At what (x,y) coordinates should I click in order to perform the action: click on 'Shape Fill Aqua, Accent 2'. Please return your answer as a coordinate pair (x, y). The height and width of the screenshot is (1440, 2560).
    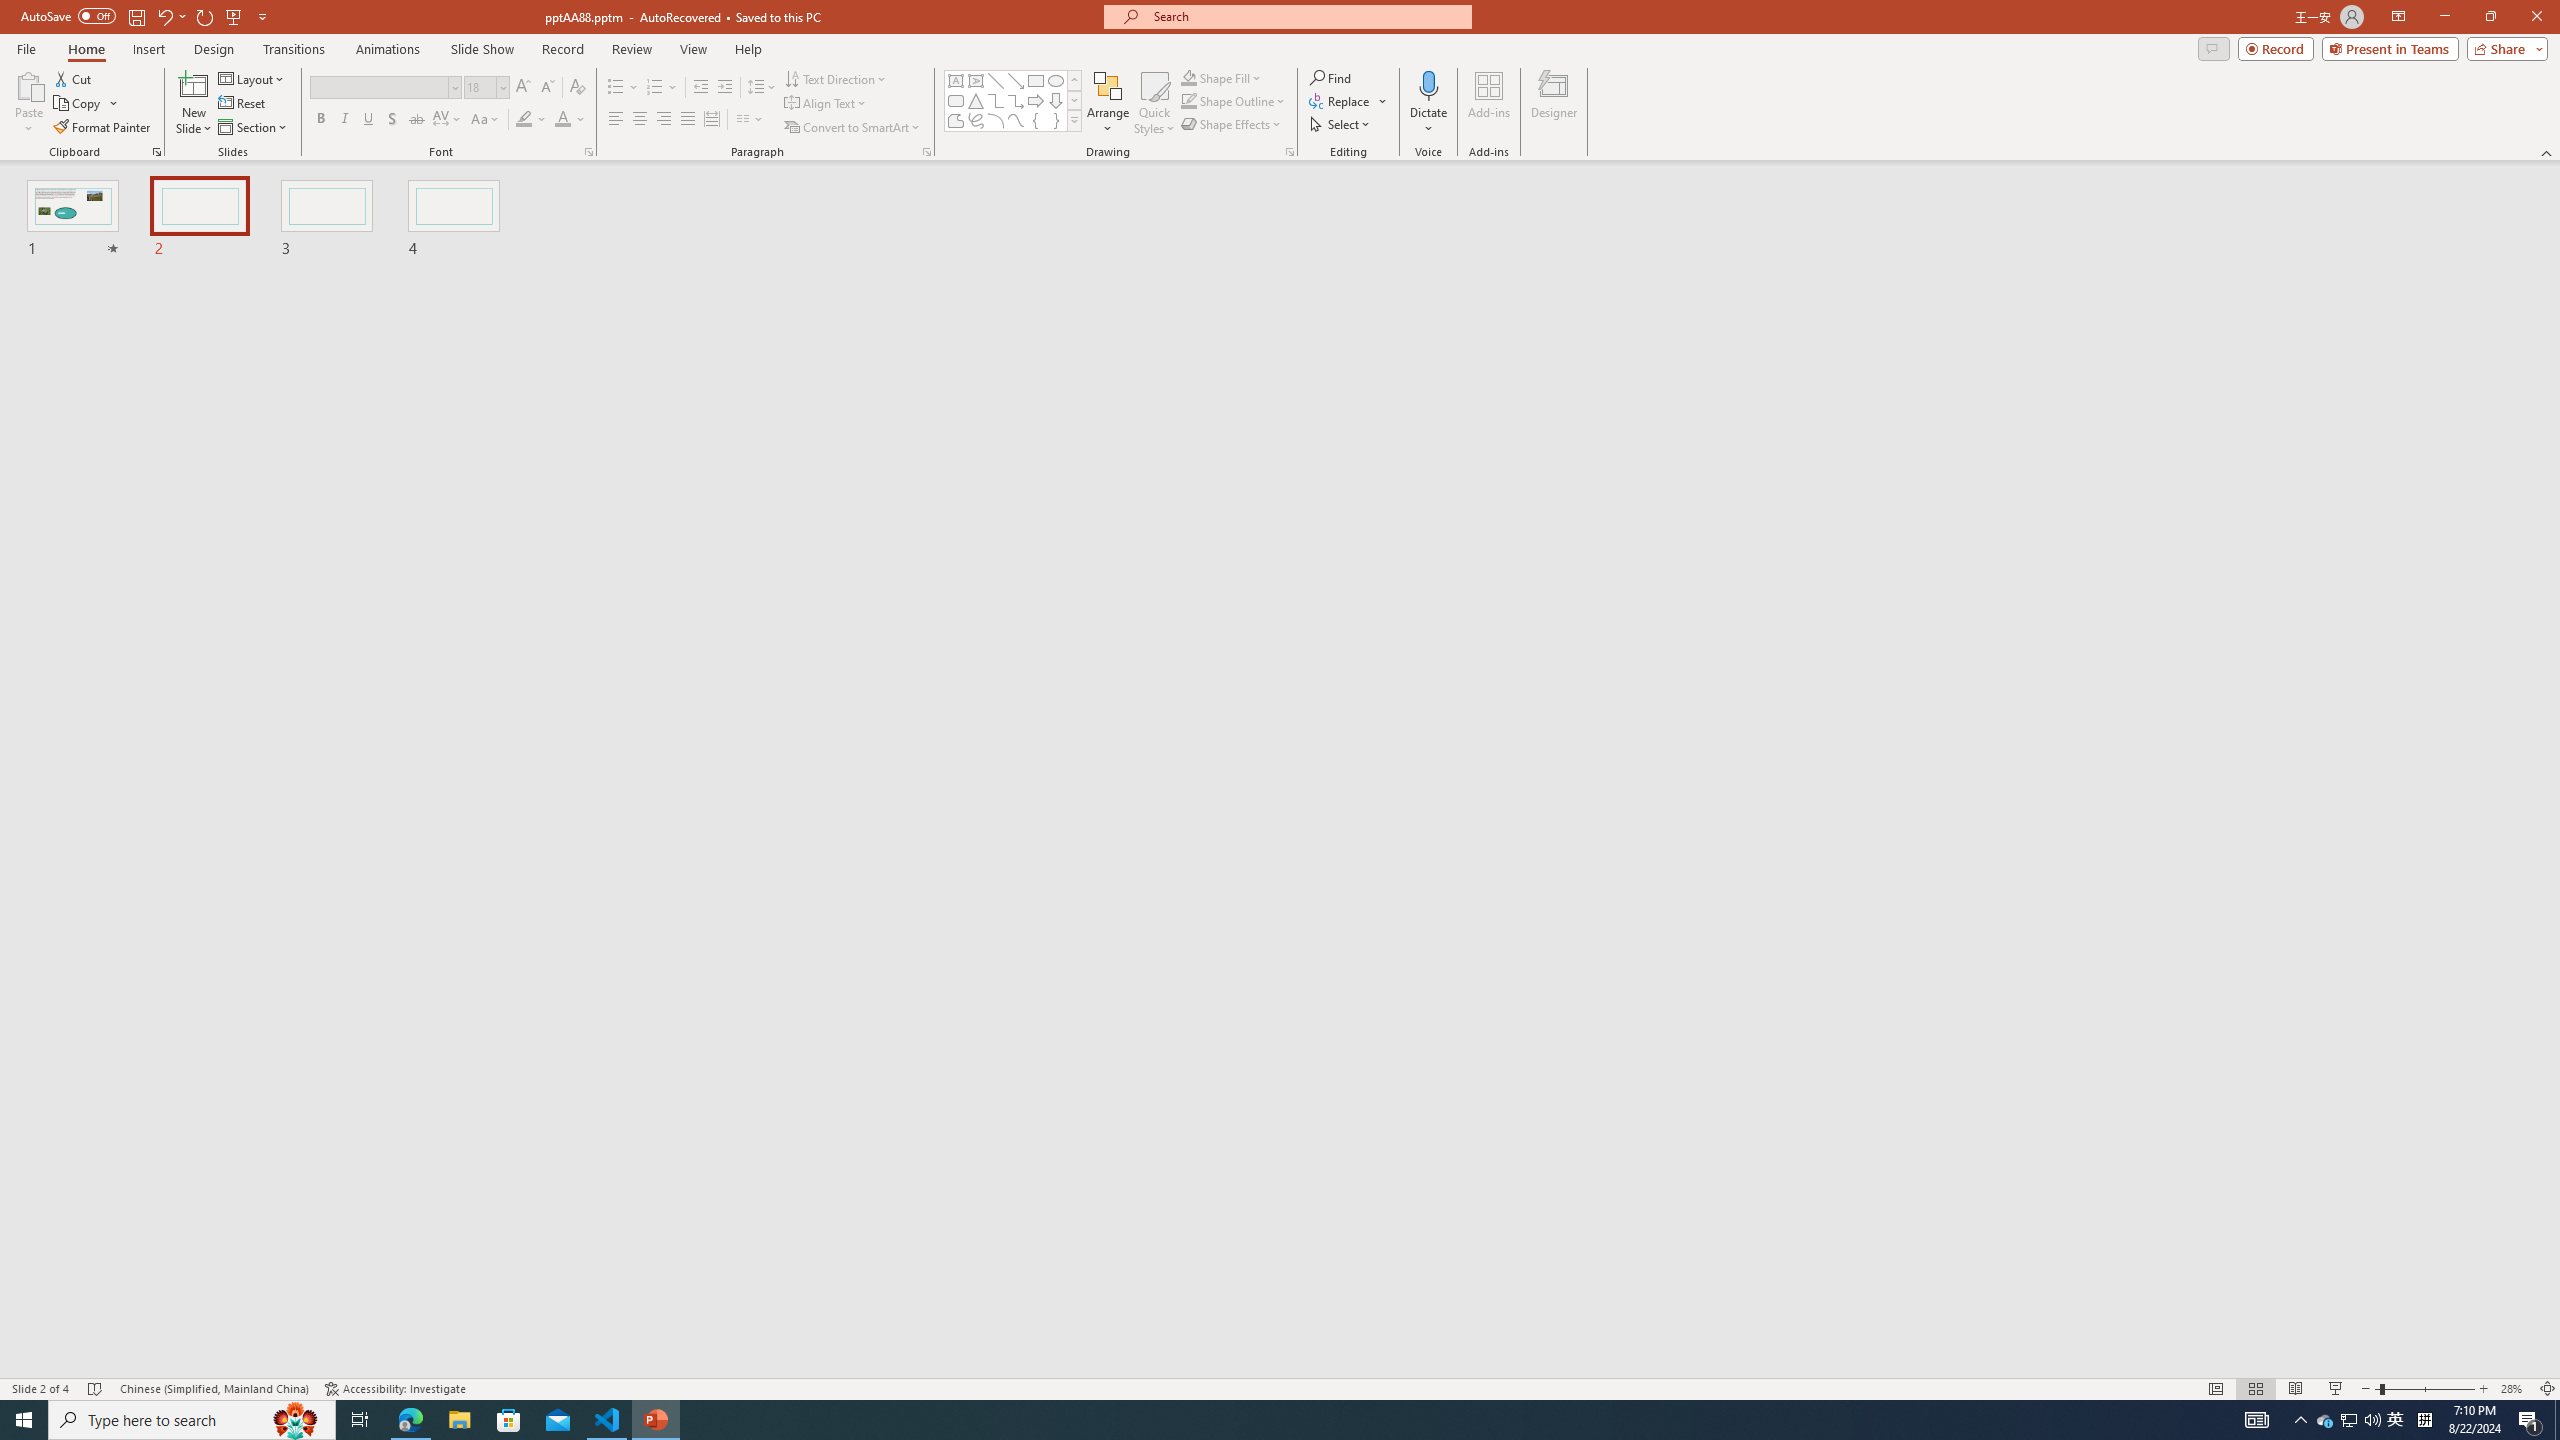
    Looking at the image, I should click on (1189, 77).